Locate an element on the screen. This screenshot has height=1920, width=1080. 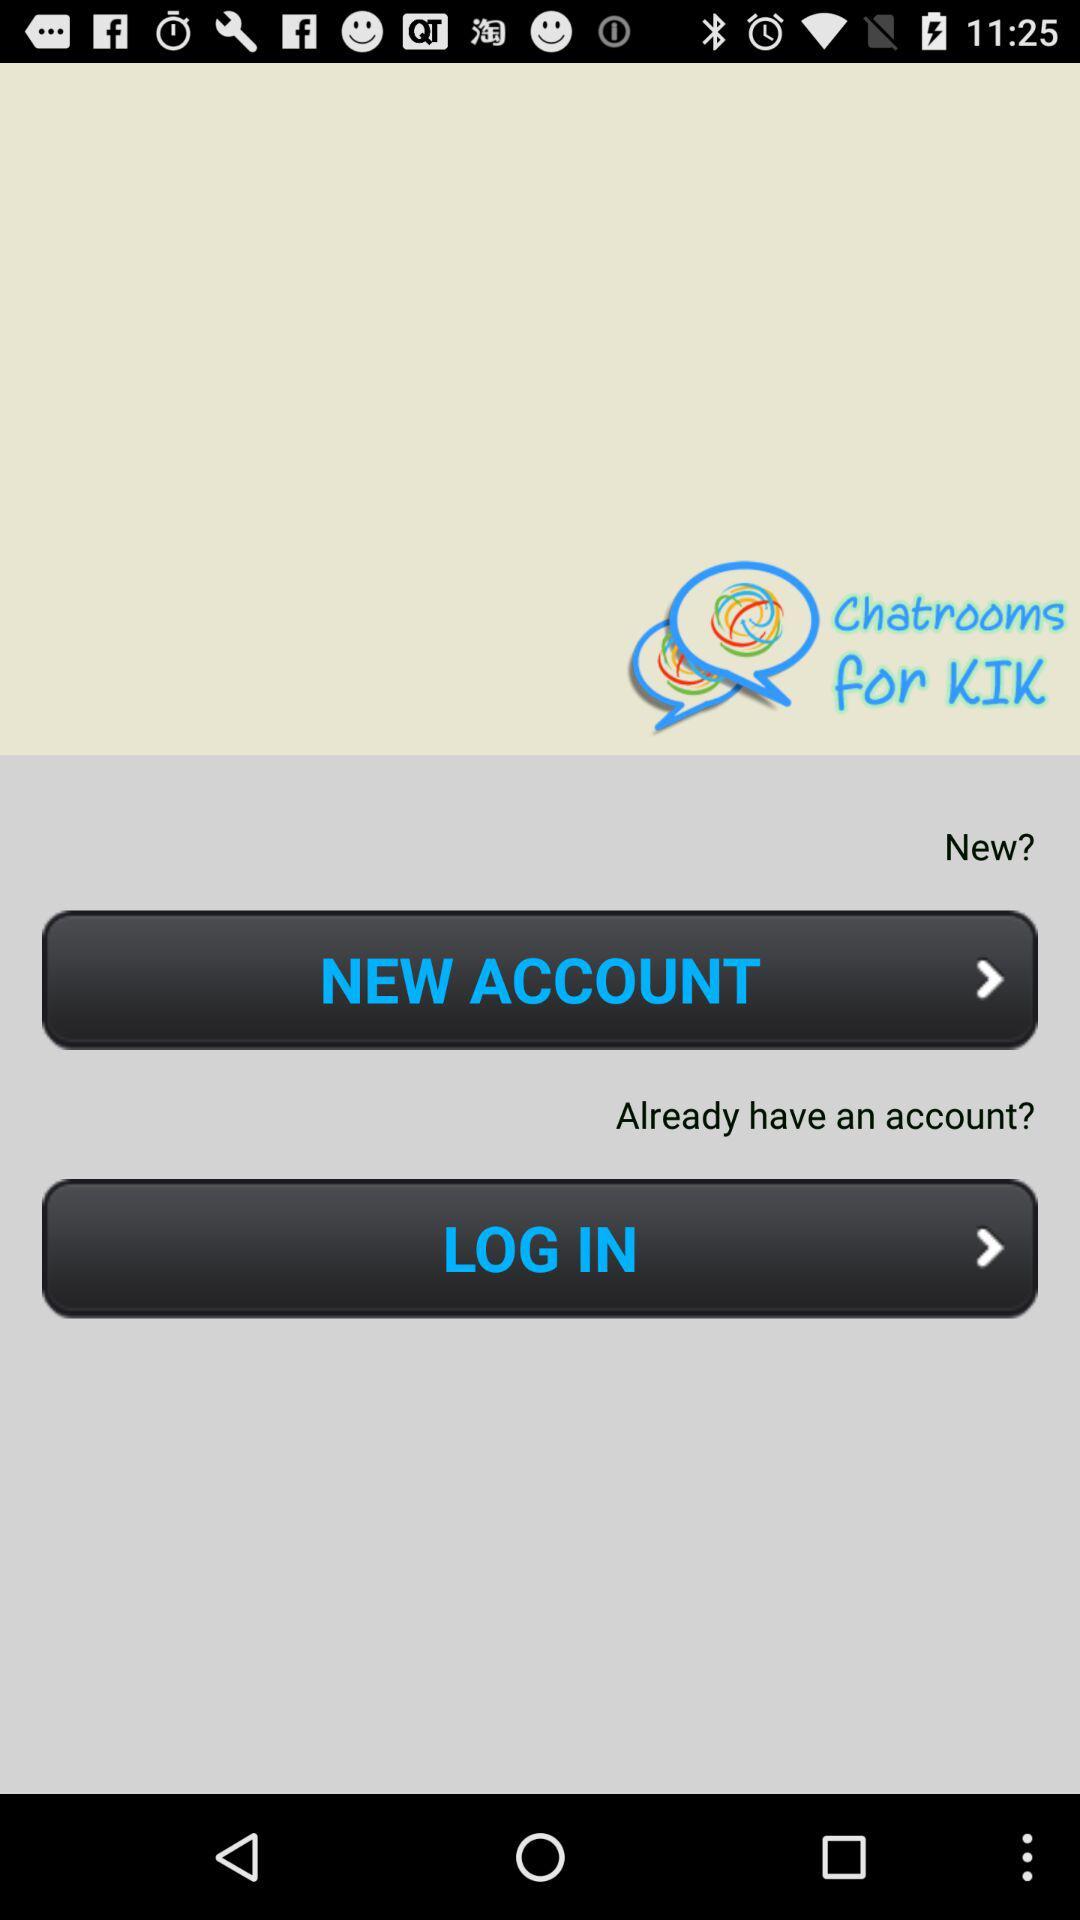
the log in item is located at coordinates (540, 1247).